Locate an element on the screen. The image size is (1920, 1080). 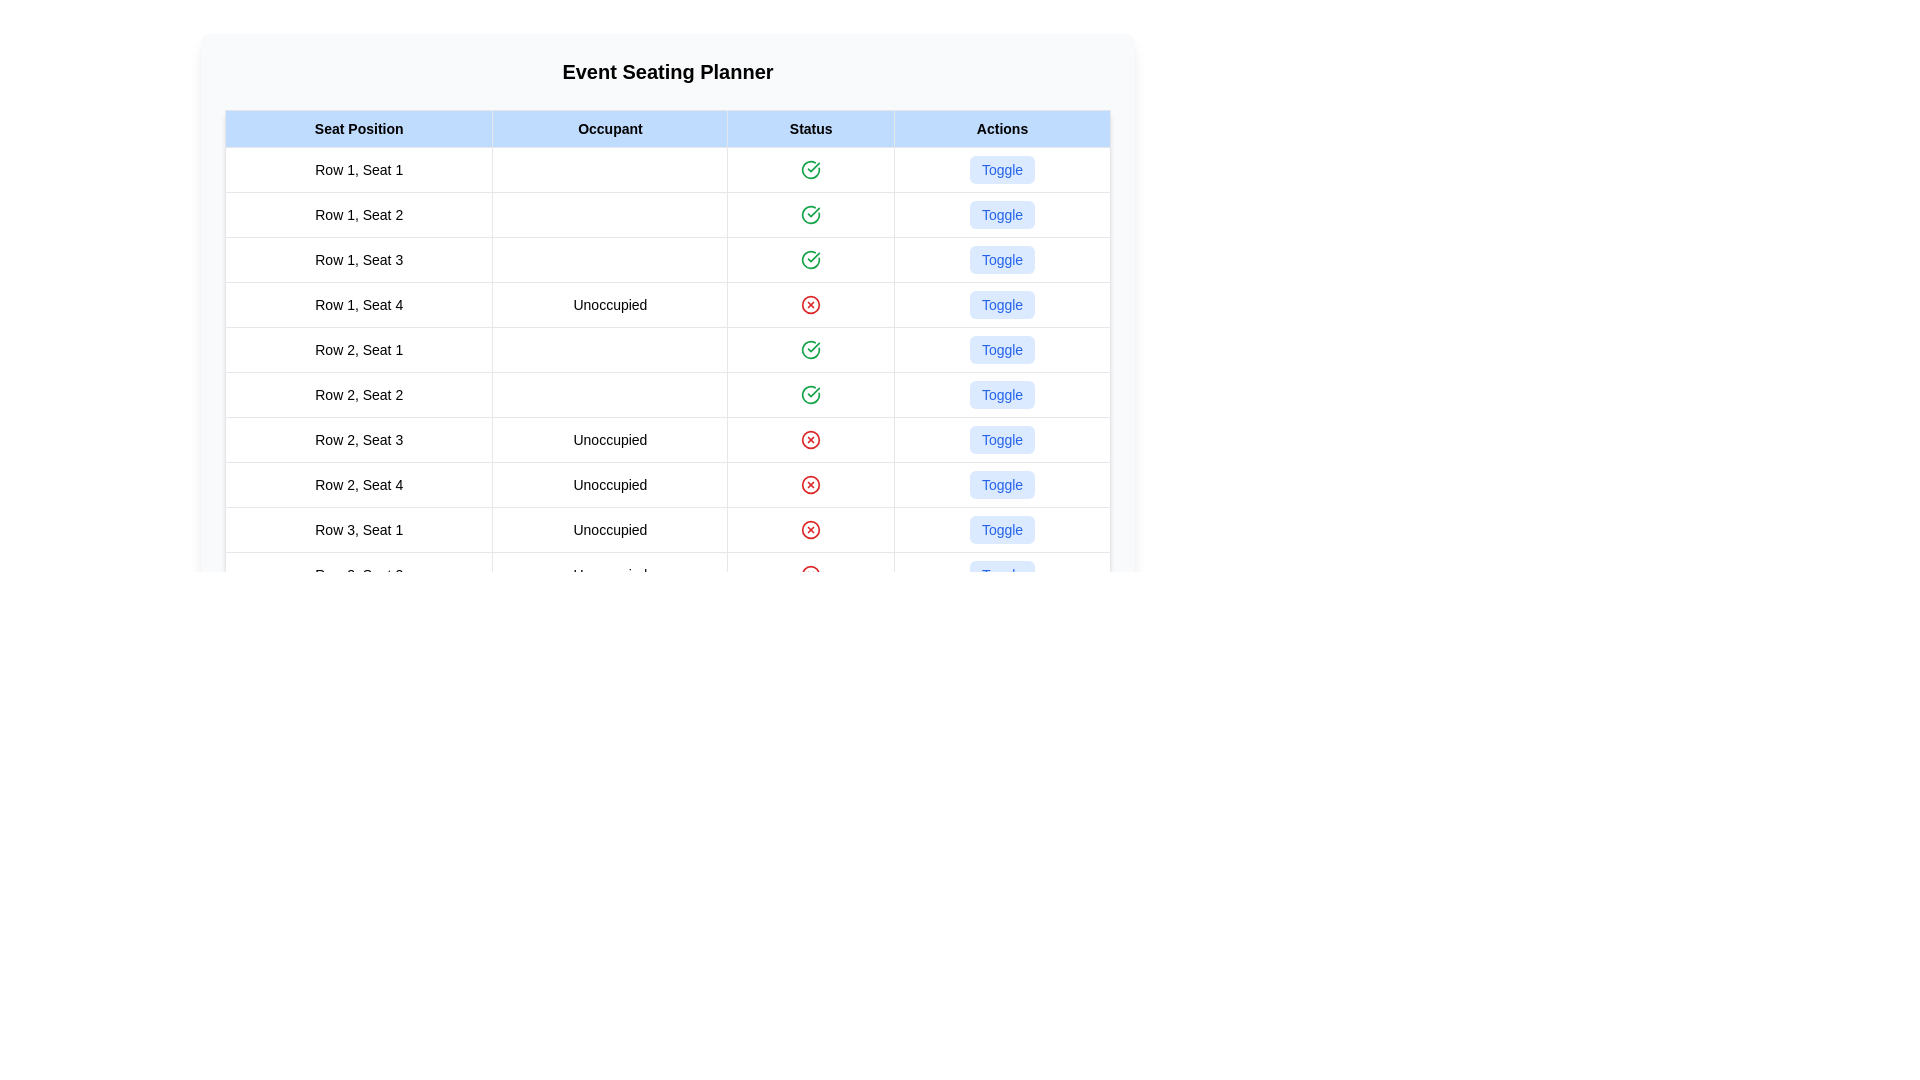
the green checkmark icon in the third cell of the 'Status' column for 'Row 1, Seat 3' to indicate its availability or confirmation is located at coordinates (811, 258).